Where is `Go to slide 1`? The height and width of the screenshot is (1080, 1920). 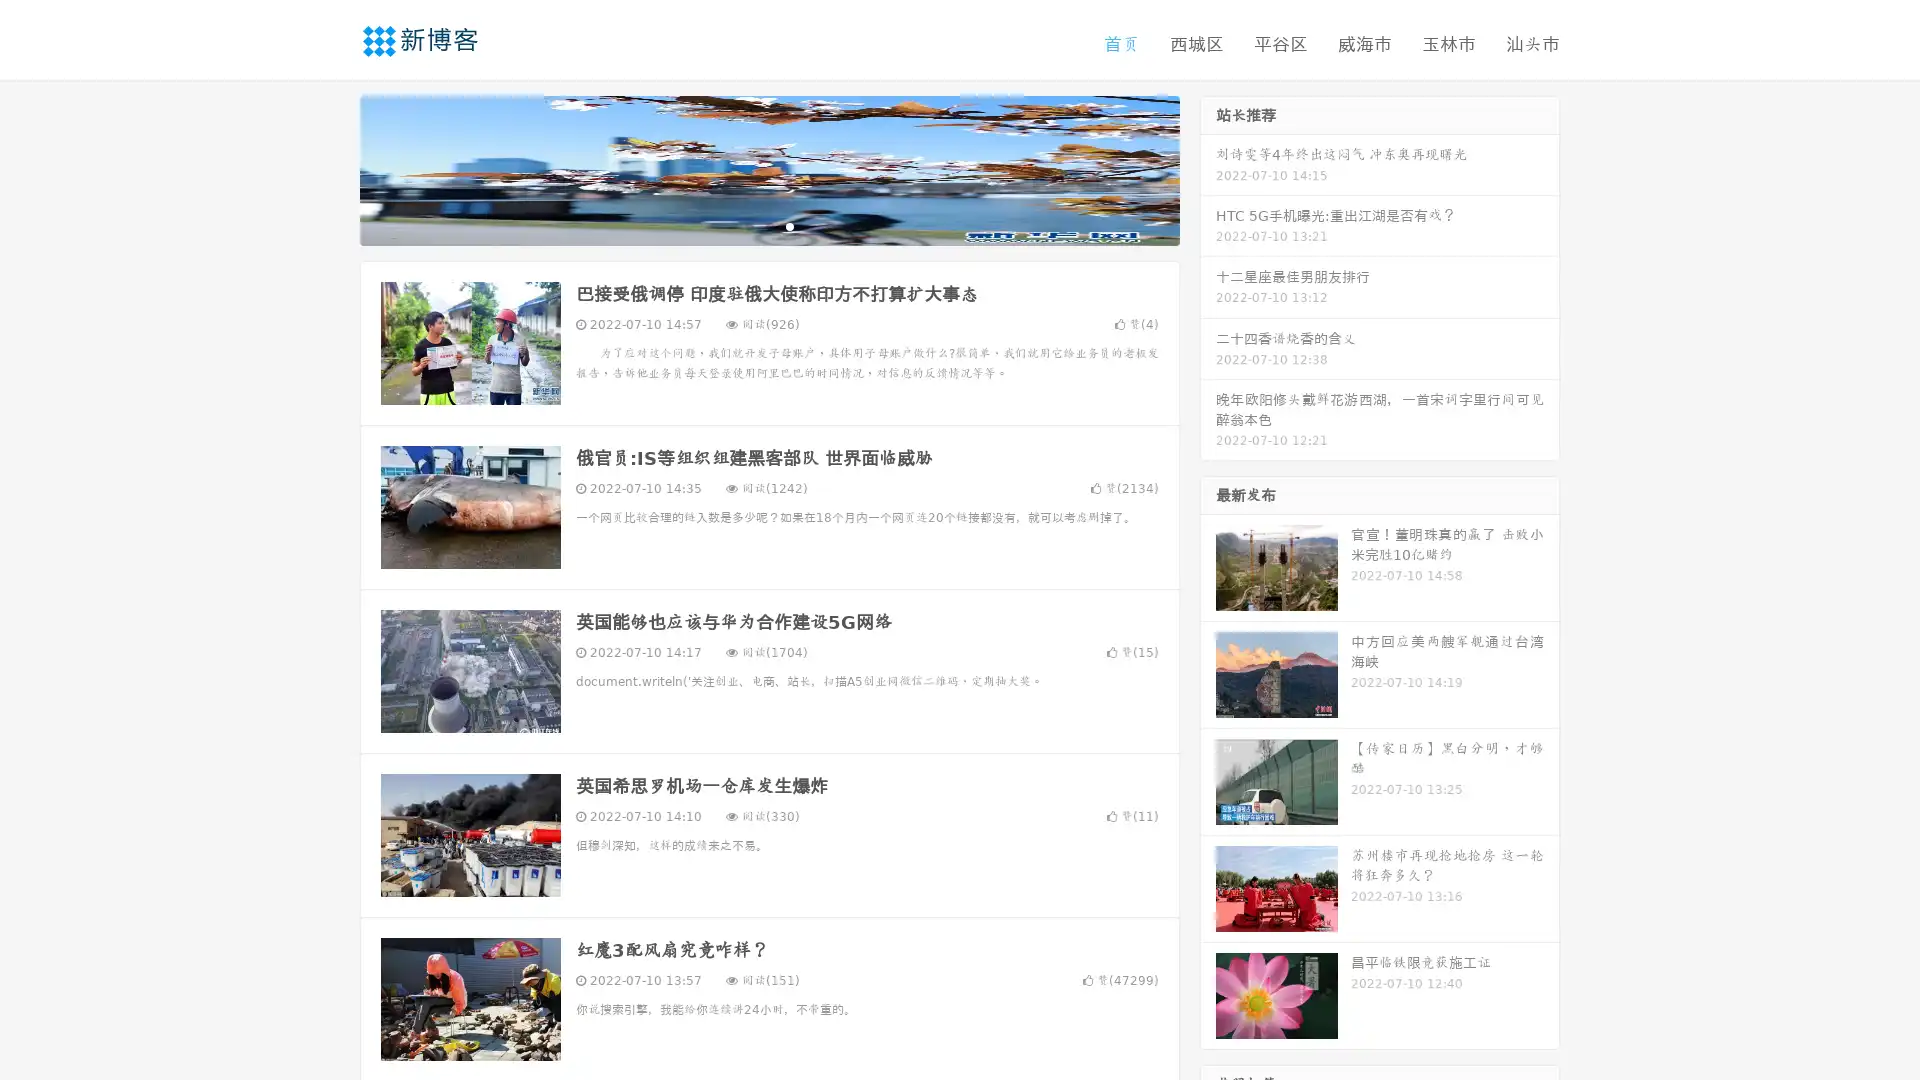 Go to slide 1 is located at coordinates (748, 225).